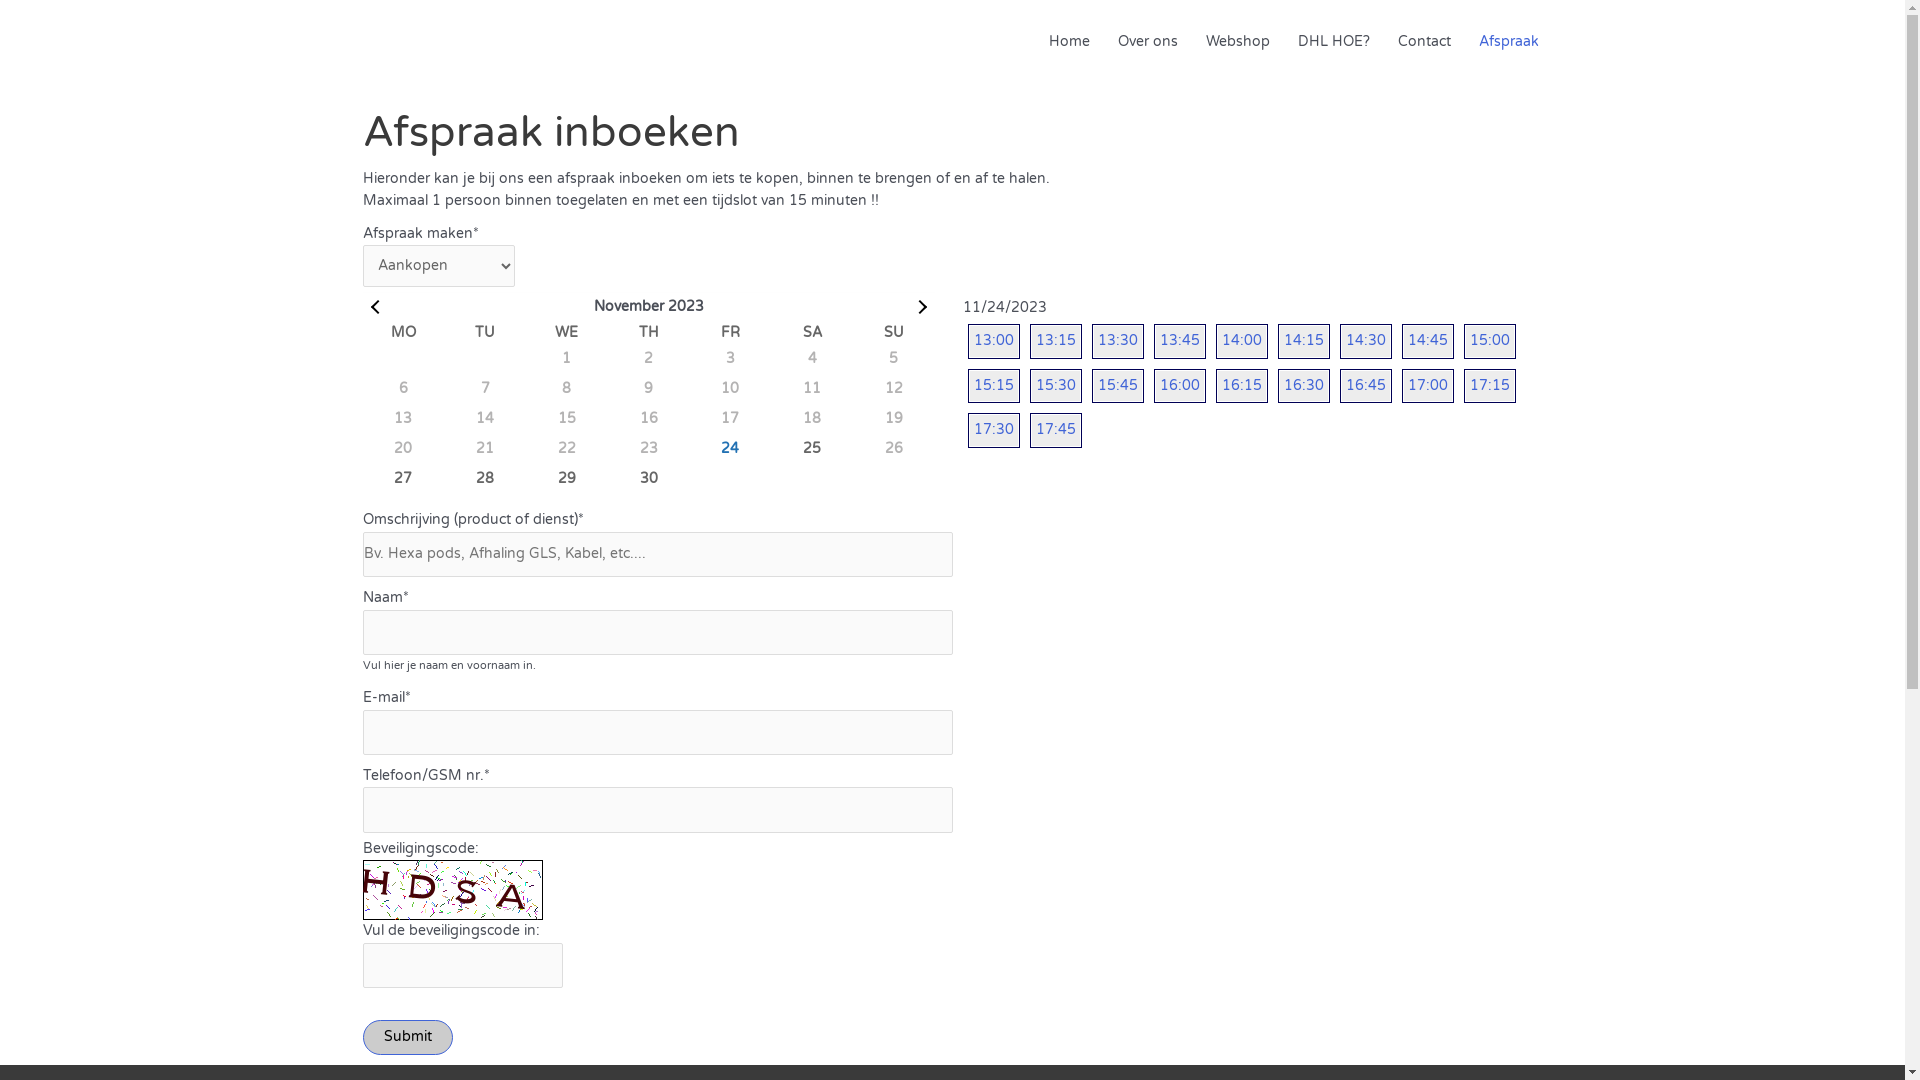 Image resolution: width=1920 pixels, height=1080 pixels. Describe the element at coordinates (1365, 385) in the screenshot. I see `'16:45'` at that location.